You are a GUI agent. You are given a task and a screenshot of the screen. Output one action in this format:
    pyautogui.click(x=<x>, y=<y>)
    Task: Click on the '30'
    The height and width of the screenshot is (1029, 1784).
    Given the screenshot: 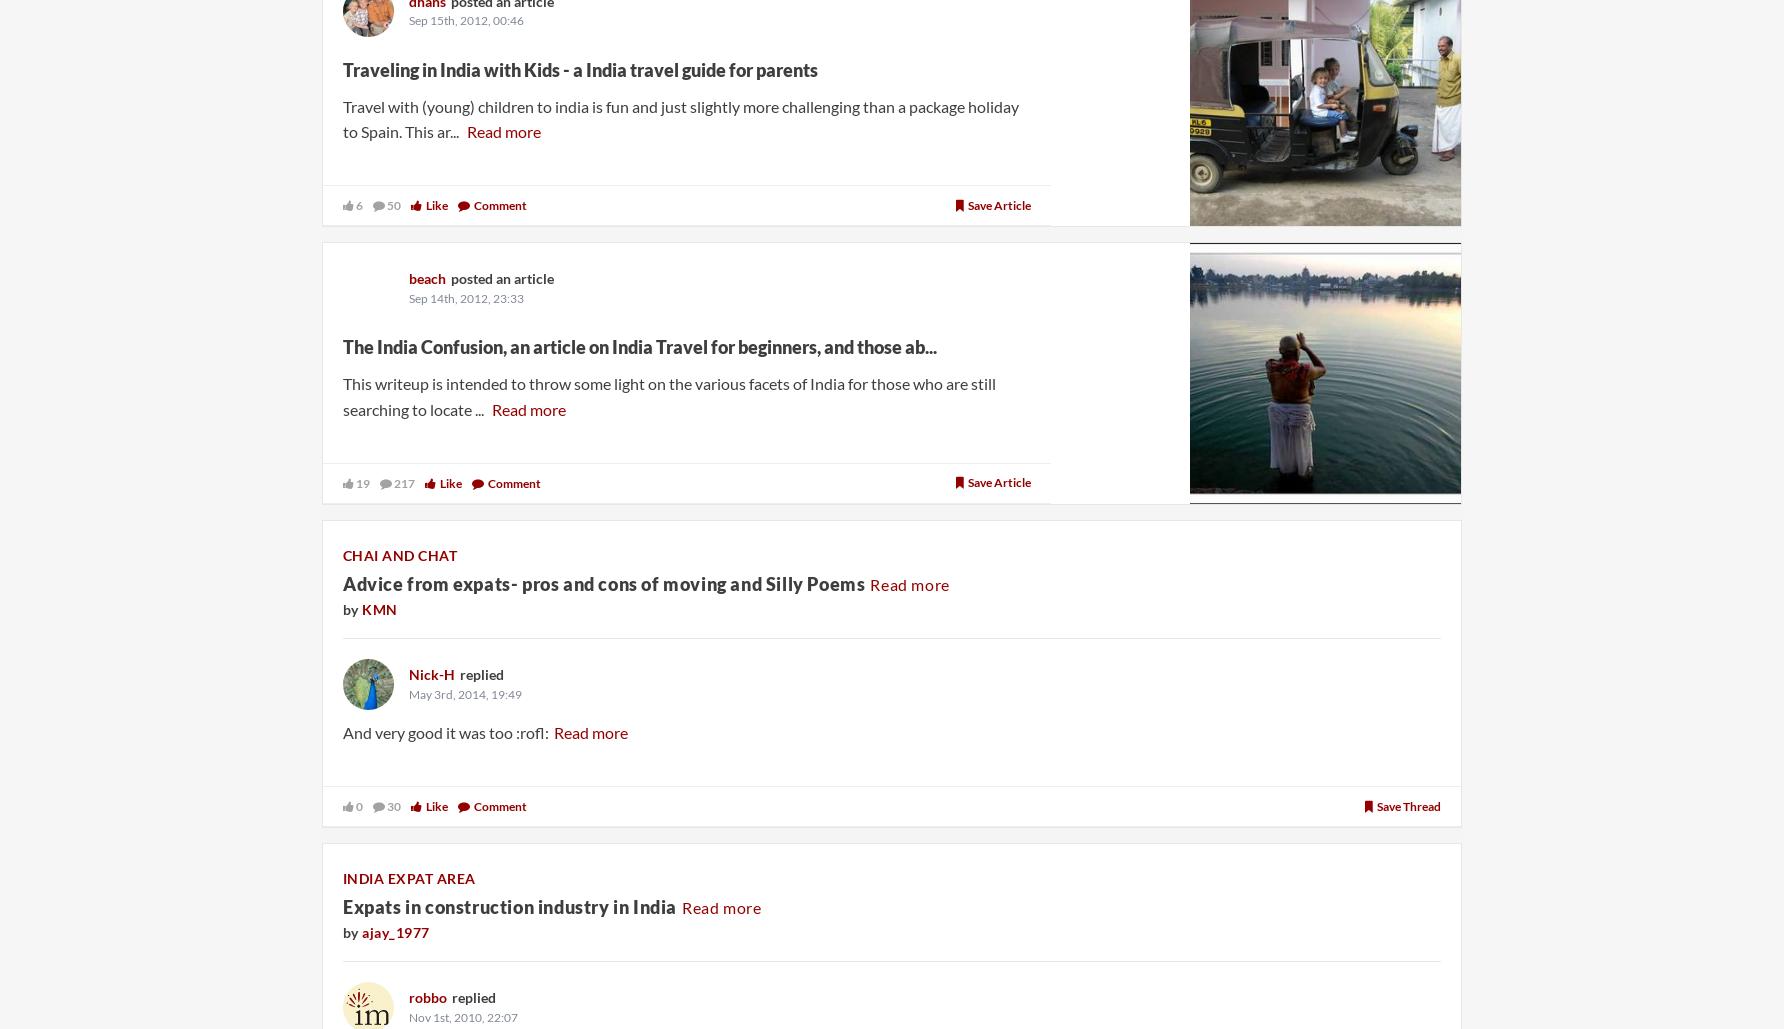 What is the action you would take?
    pyautogui.click(x=392, y=805)
    